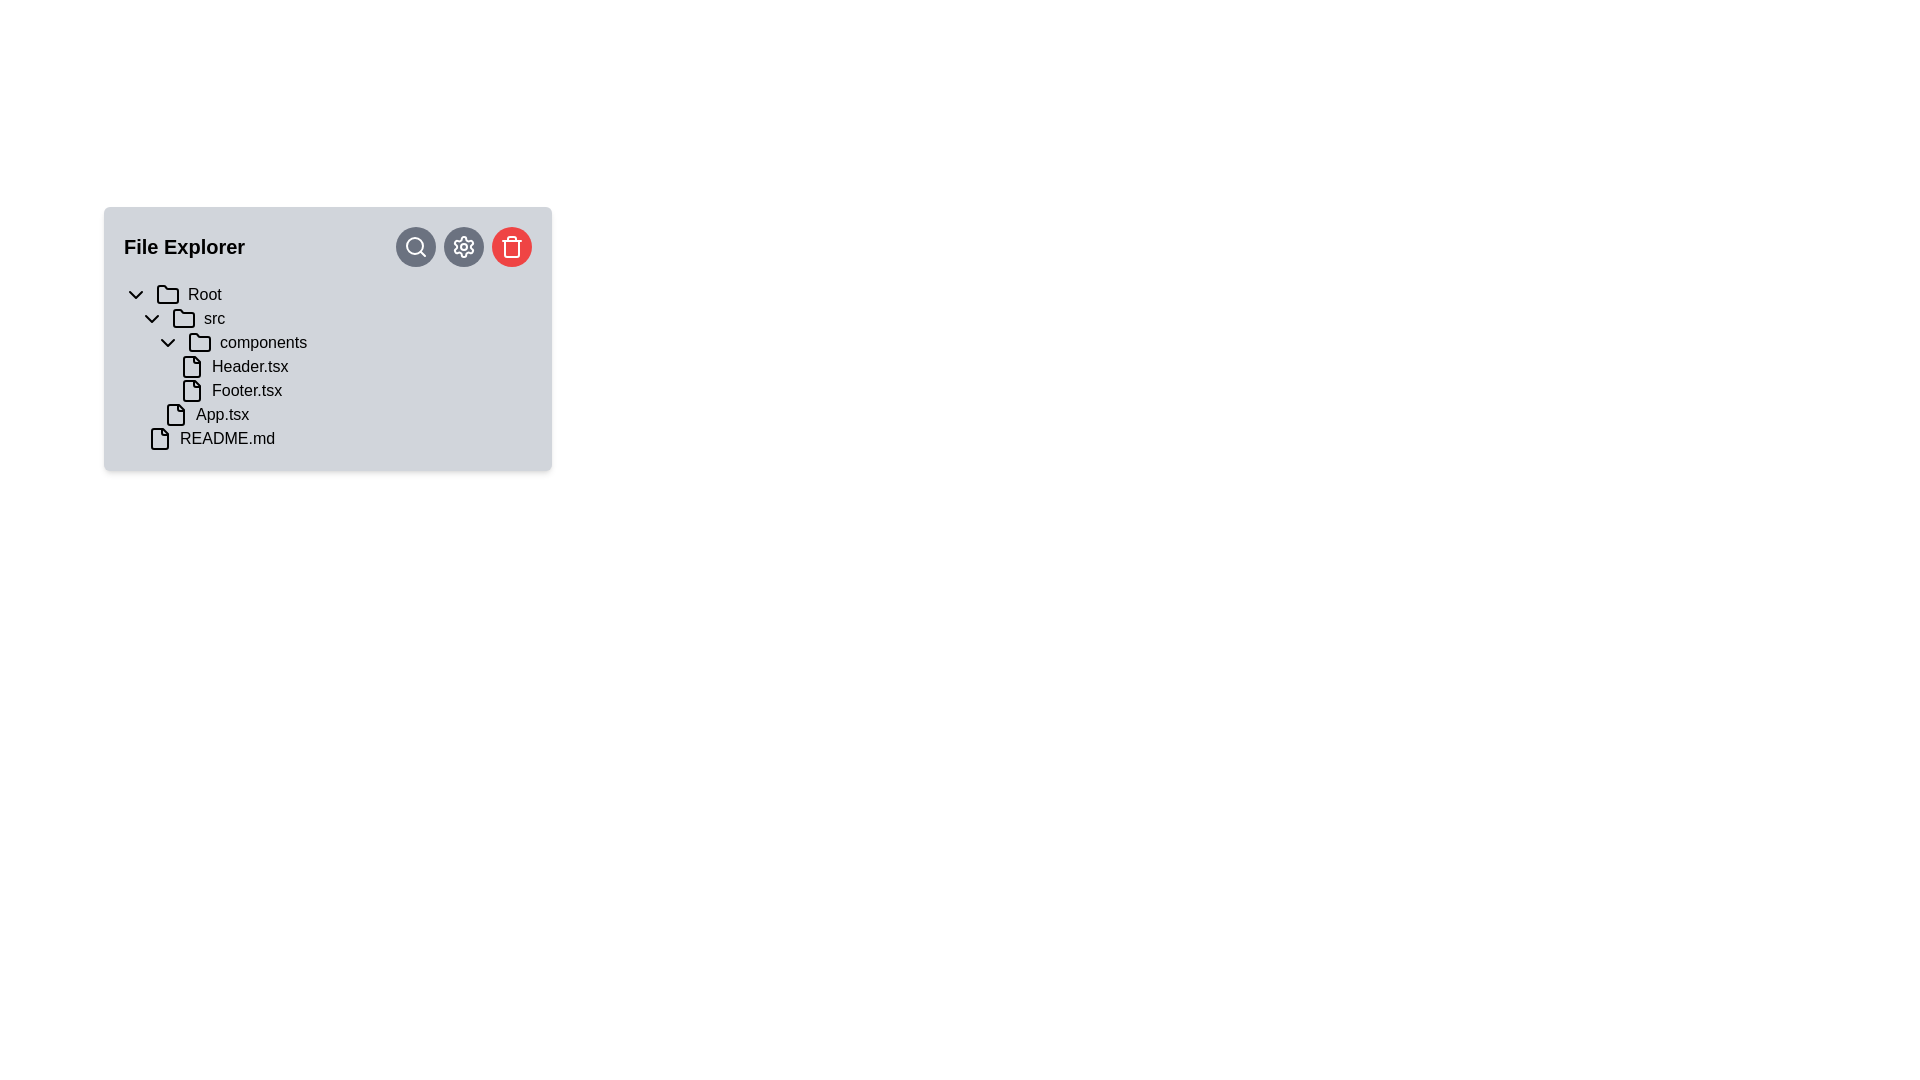  I want to click on the icon representing the file type for 'README.md' located near the bottom of the file tree section in the file explorer interface, so click(158, 438).